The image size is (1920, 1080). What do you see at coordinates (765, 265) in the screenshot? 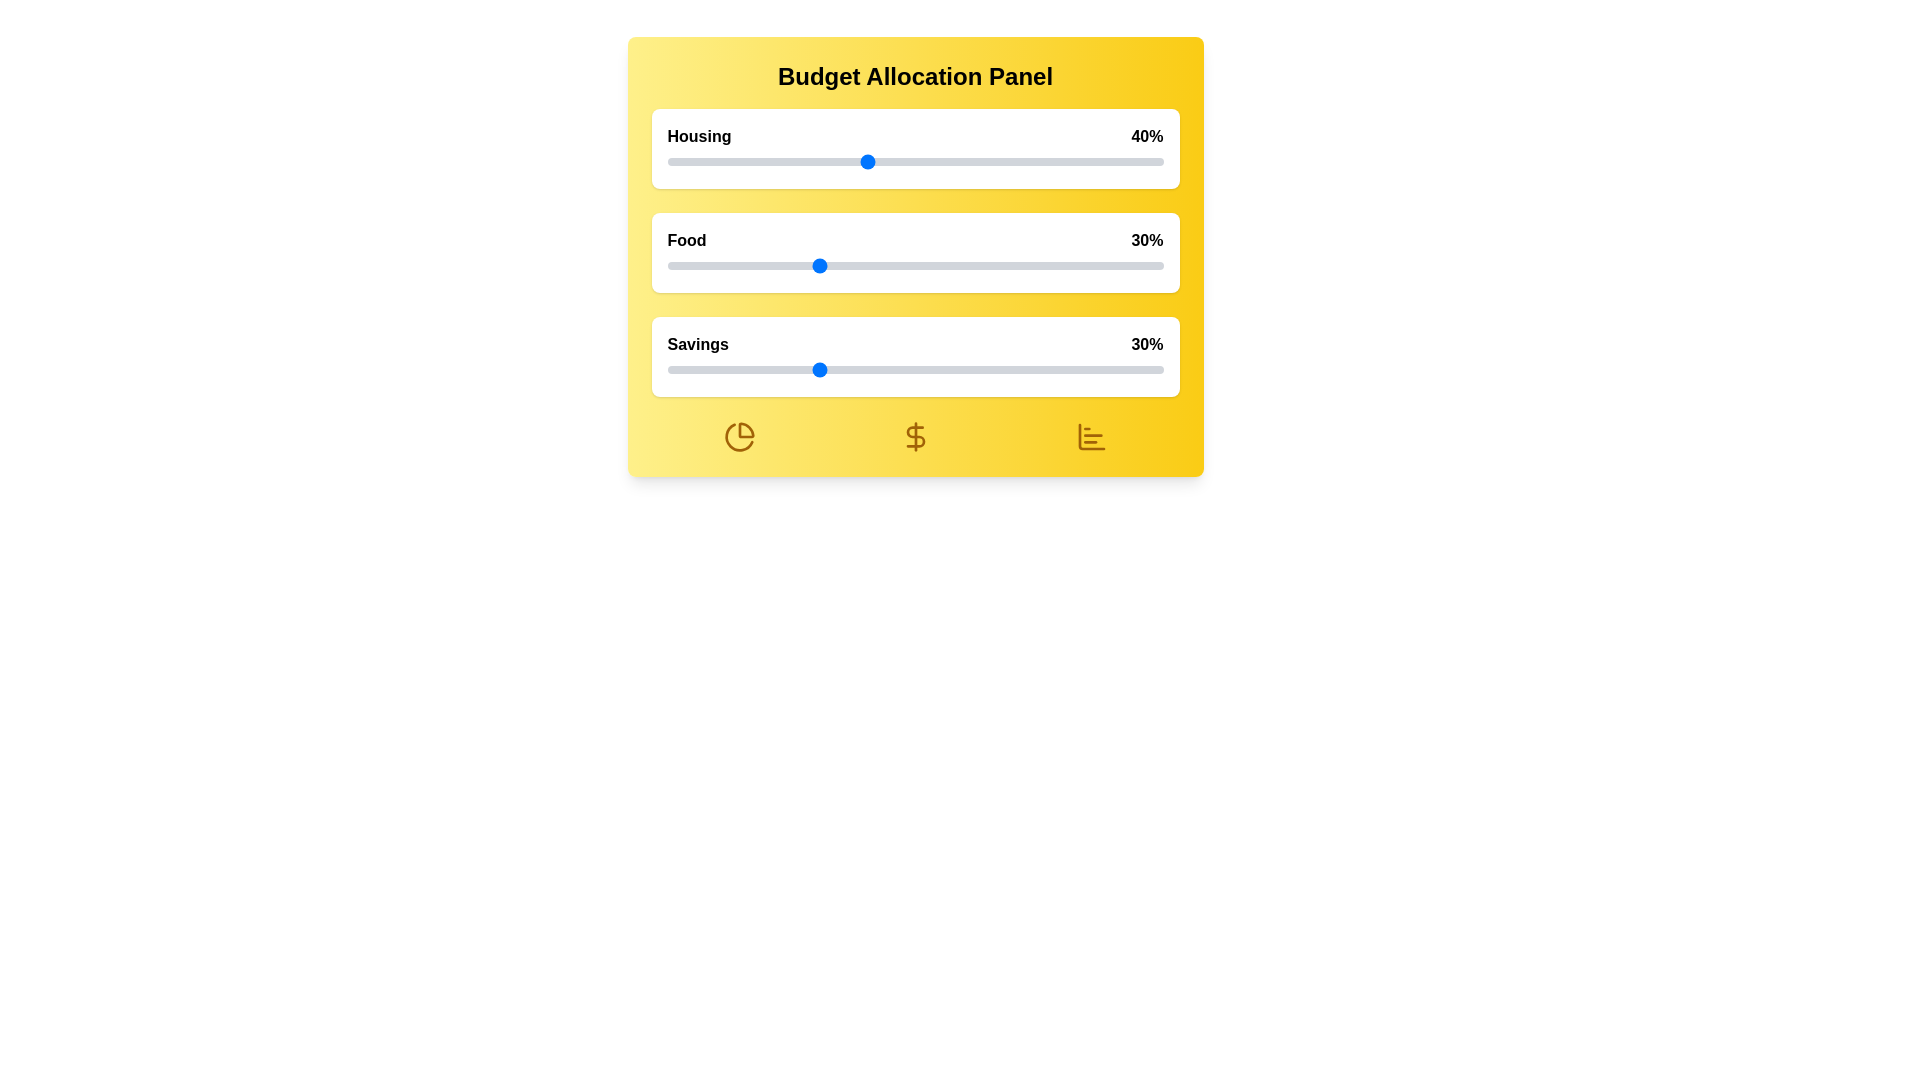
I see `the slider` at bounding box center [765, 265].